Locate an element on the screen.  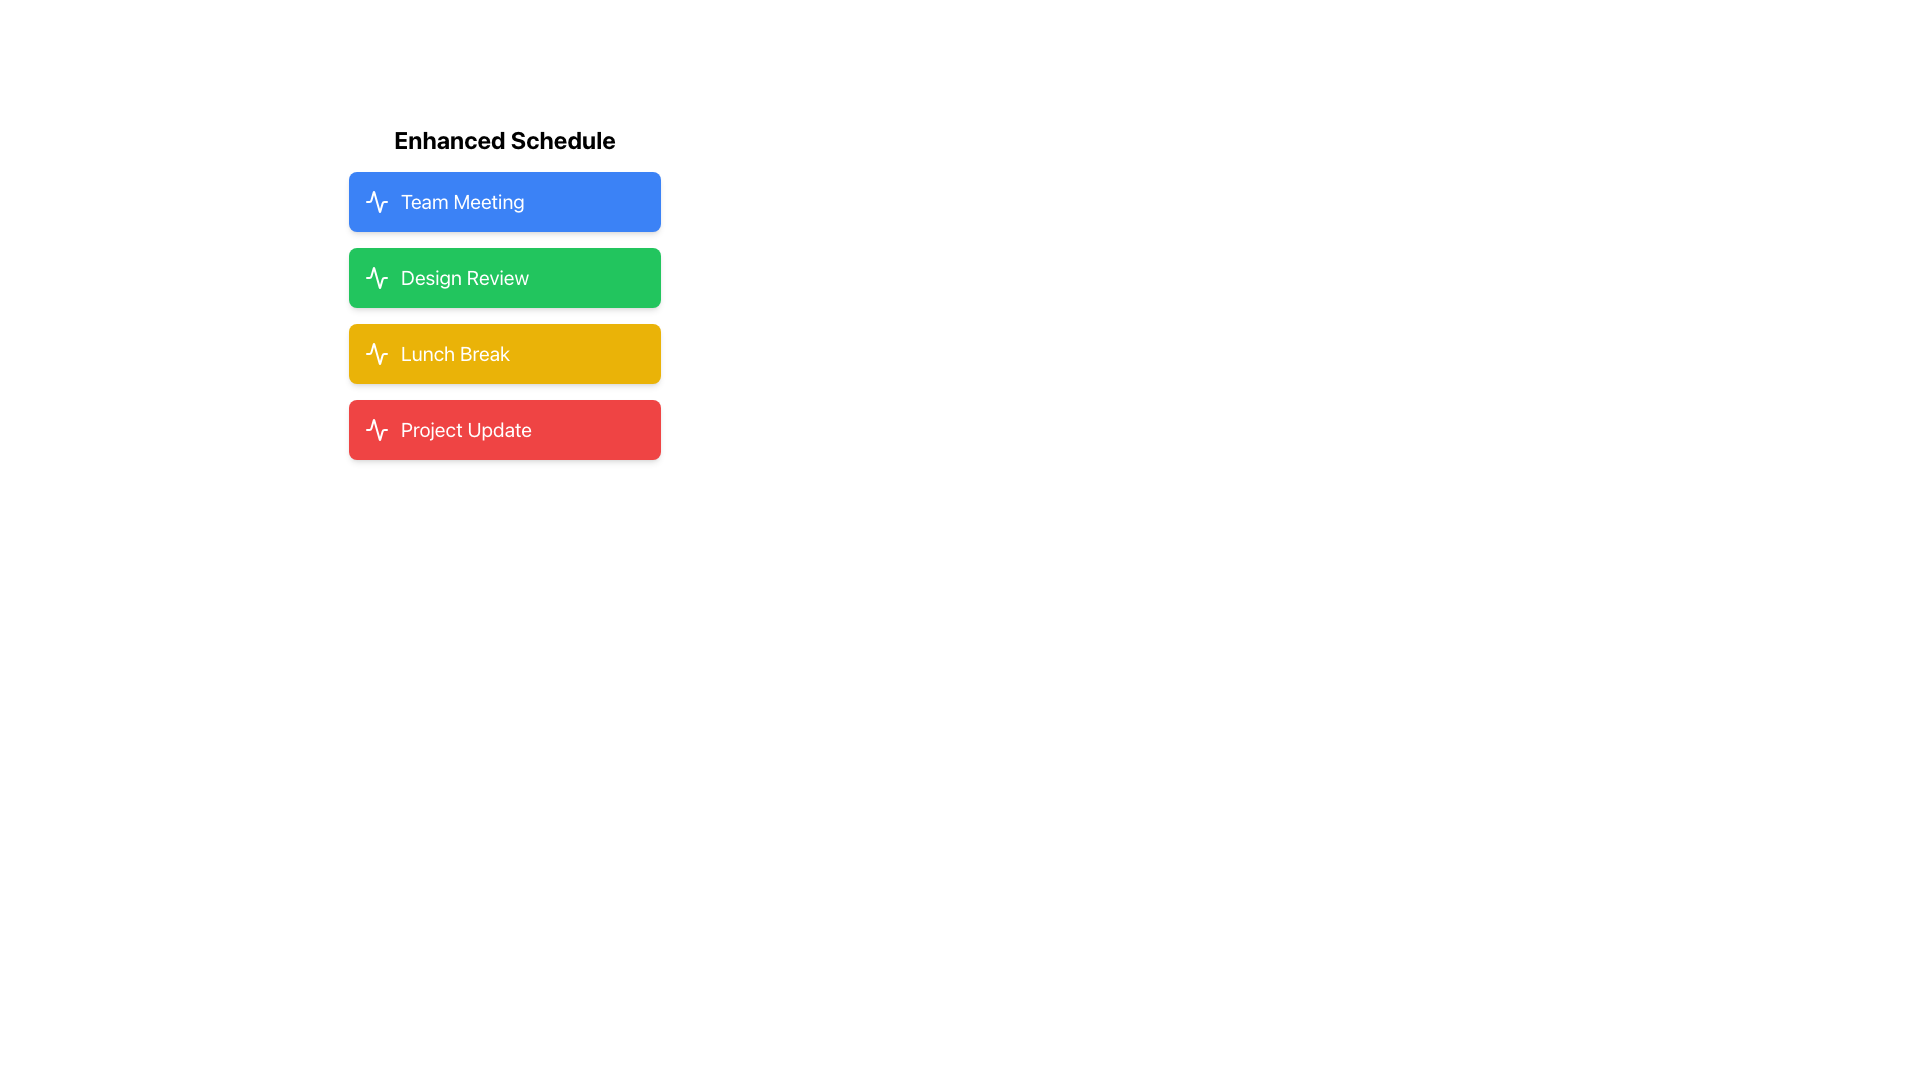
the small white icon representing activity inside the green rectangular button labeled 'Design Review', which is located is located at coordinates (377, 277).